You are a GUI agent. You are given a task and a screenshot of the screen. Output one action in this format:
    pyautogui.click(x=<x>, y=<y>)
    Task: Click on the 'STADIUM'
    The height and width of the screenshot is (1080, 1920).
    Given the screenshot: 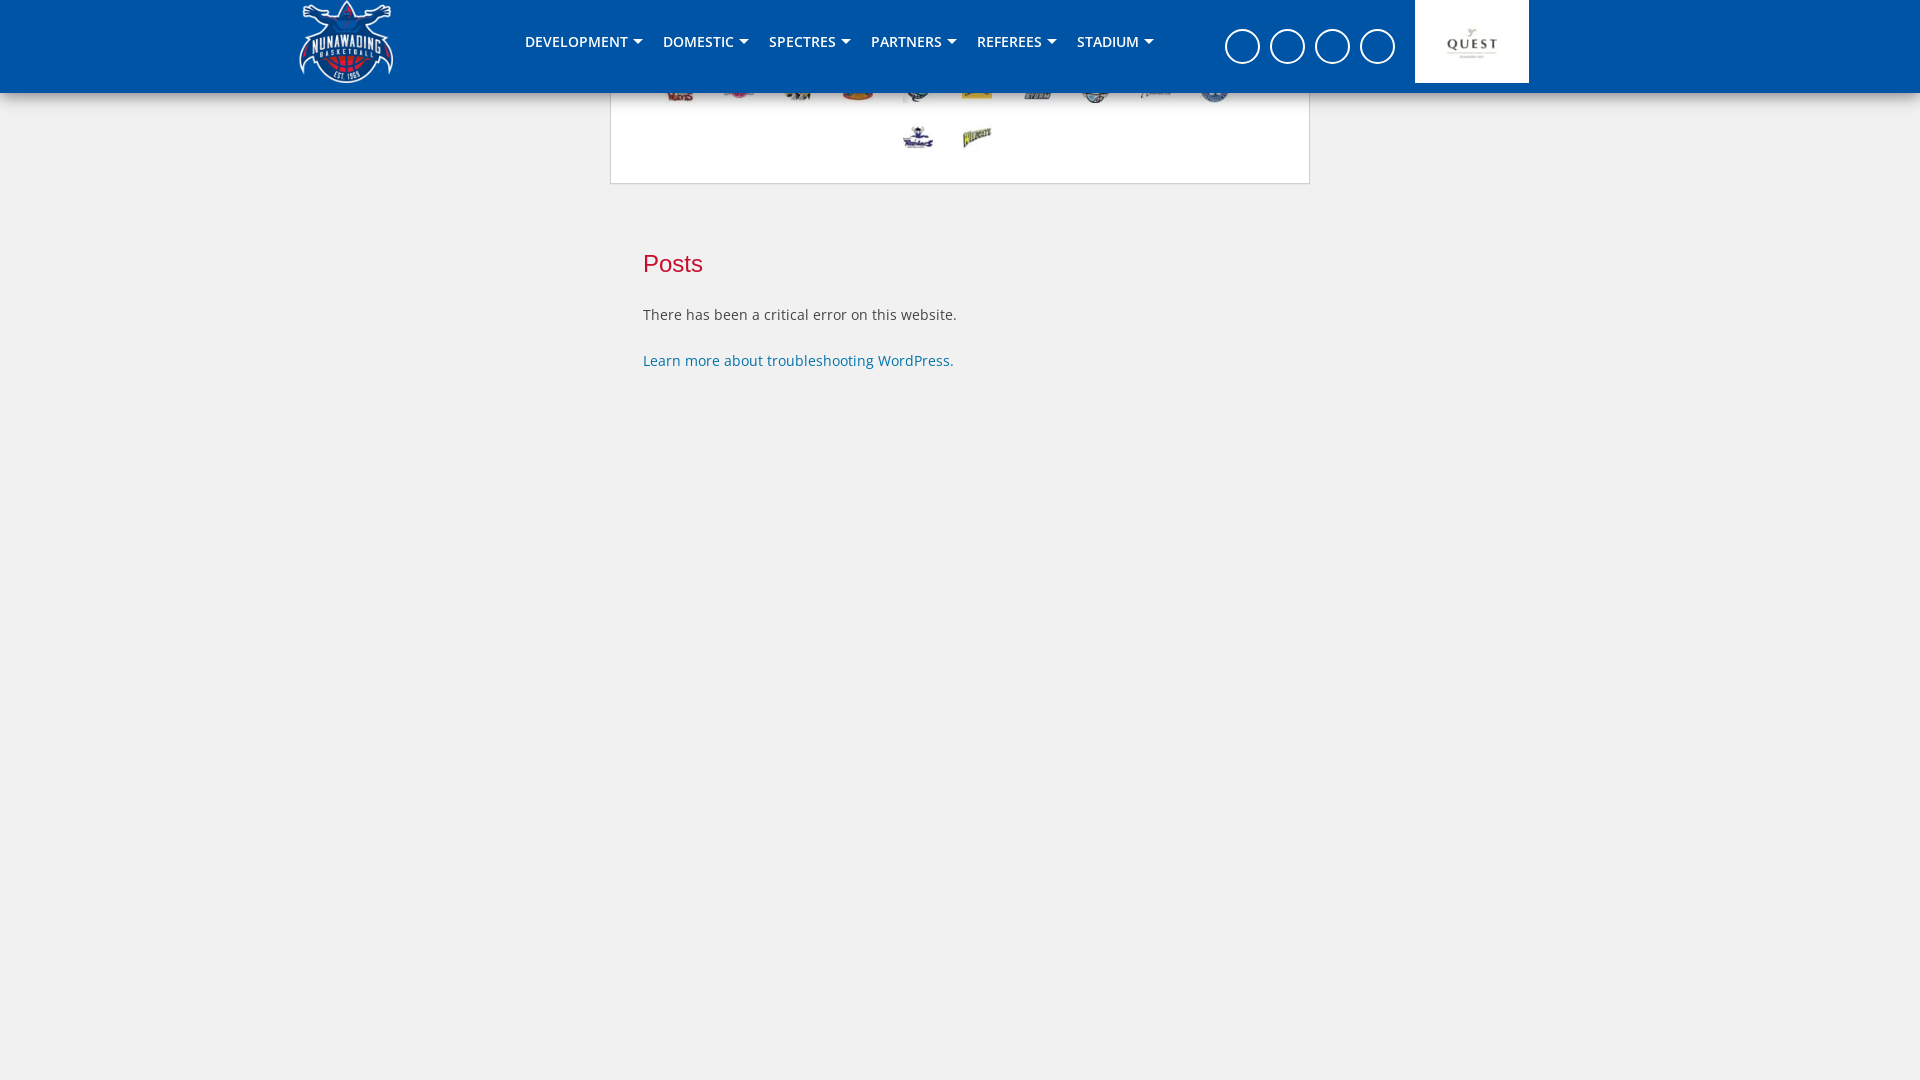 What is the action you would take?
    pyautogui.click(x=1114, y=41)
    